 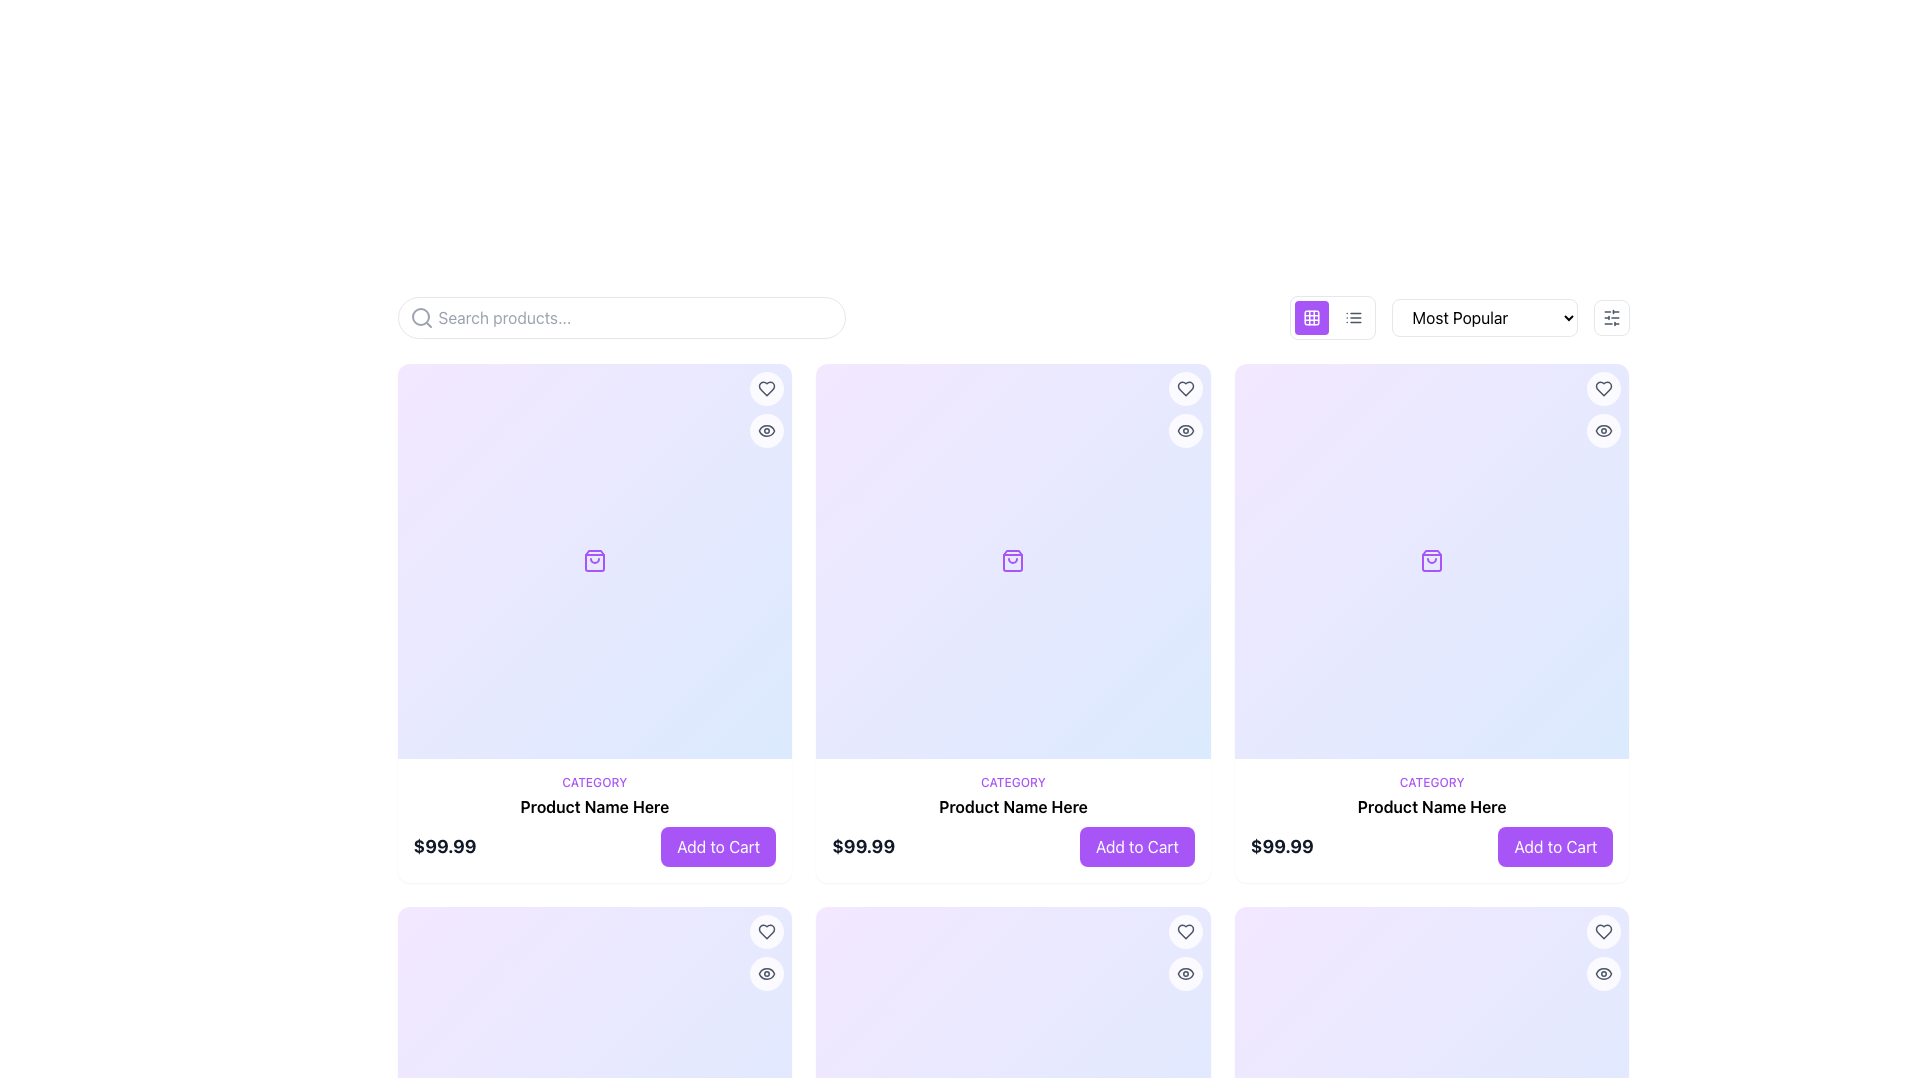 I want to click on the horizontal sliders icon located in the top-right grouping of the UI, so click(x=1611, y=316).